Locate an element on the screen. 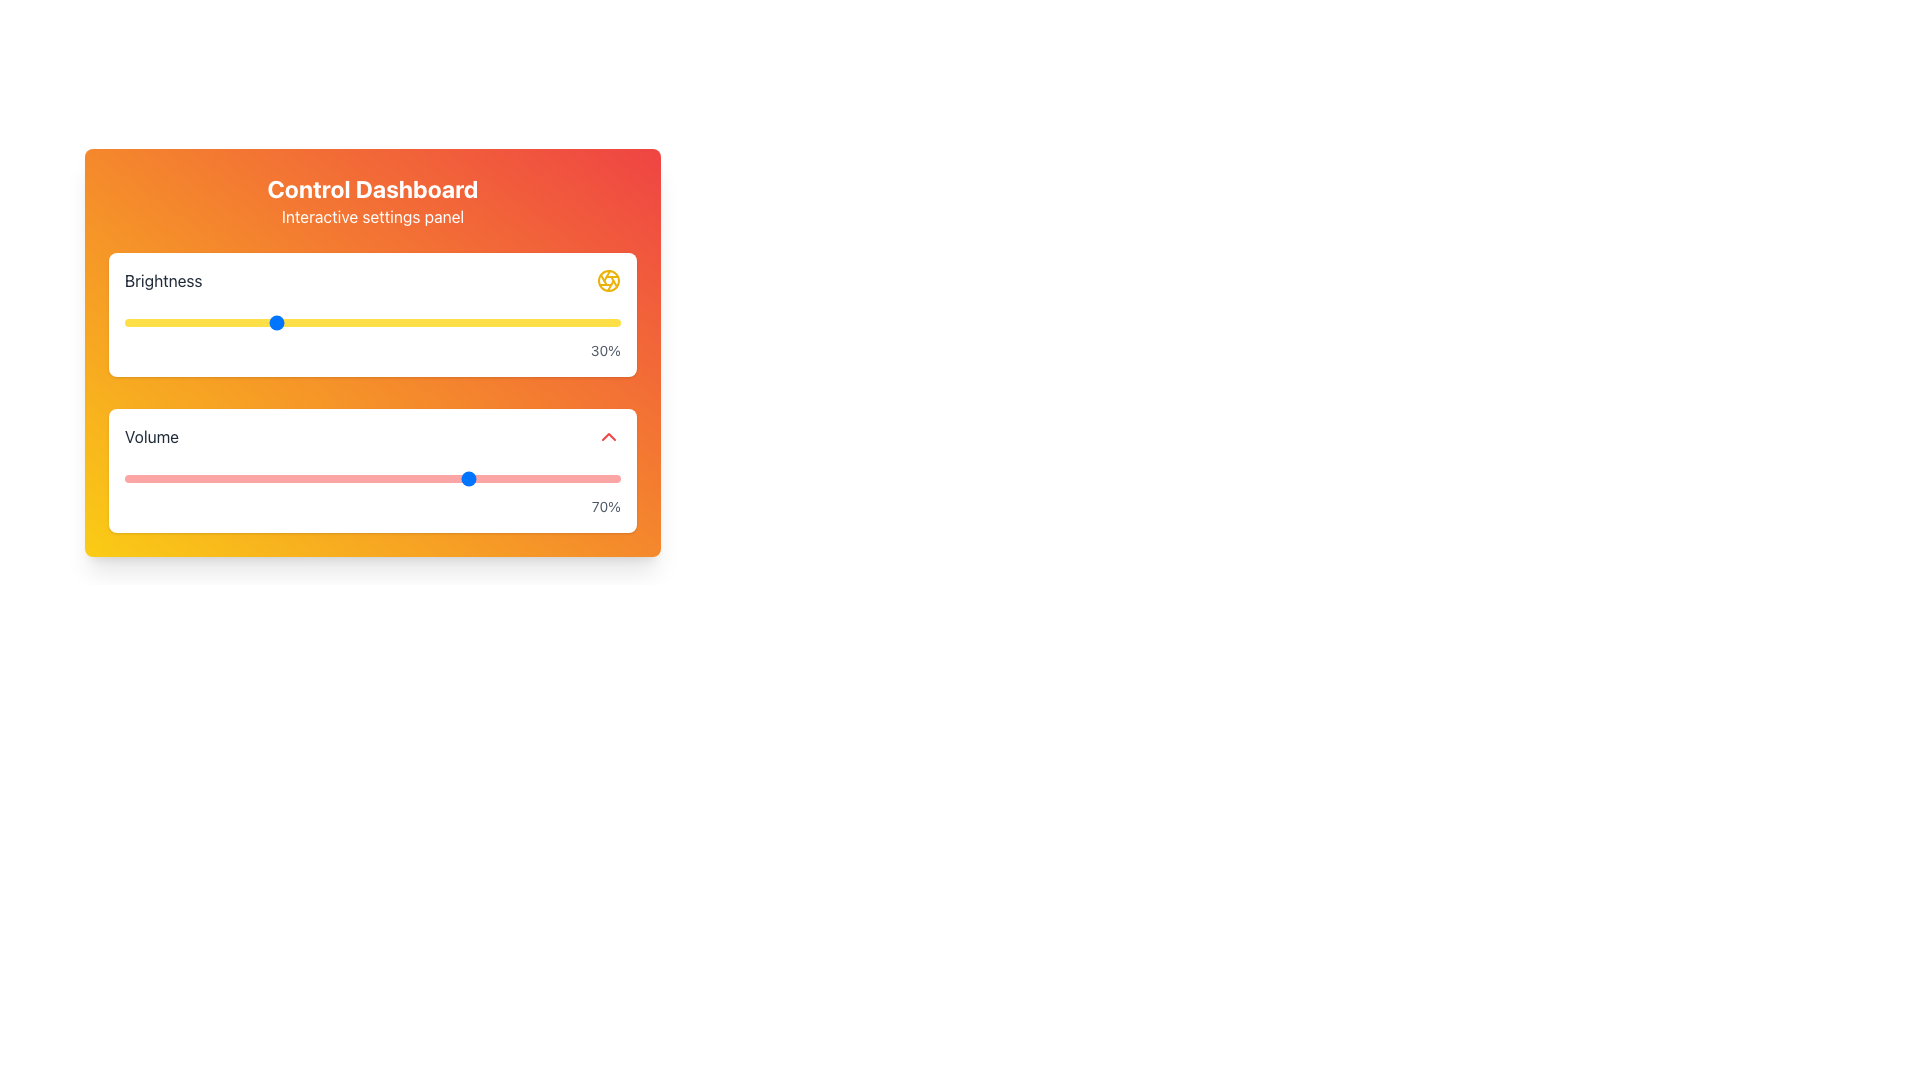 This screenshot has height=1080, width=1920. the Volume slider is located at coordinates (373, 478).